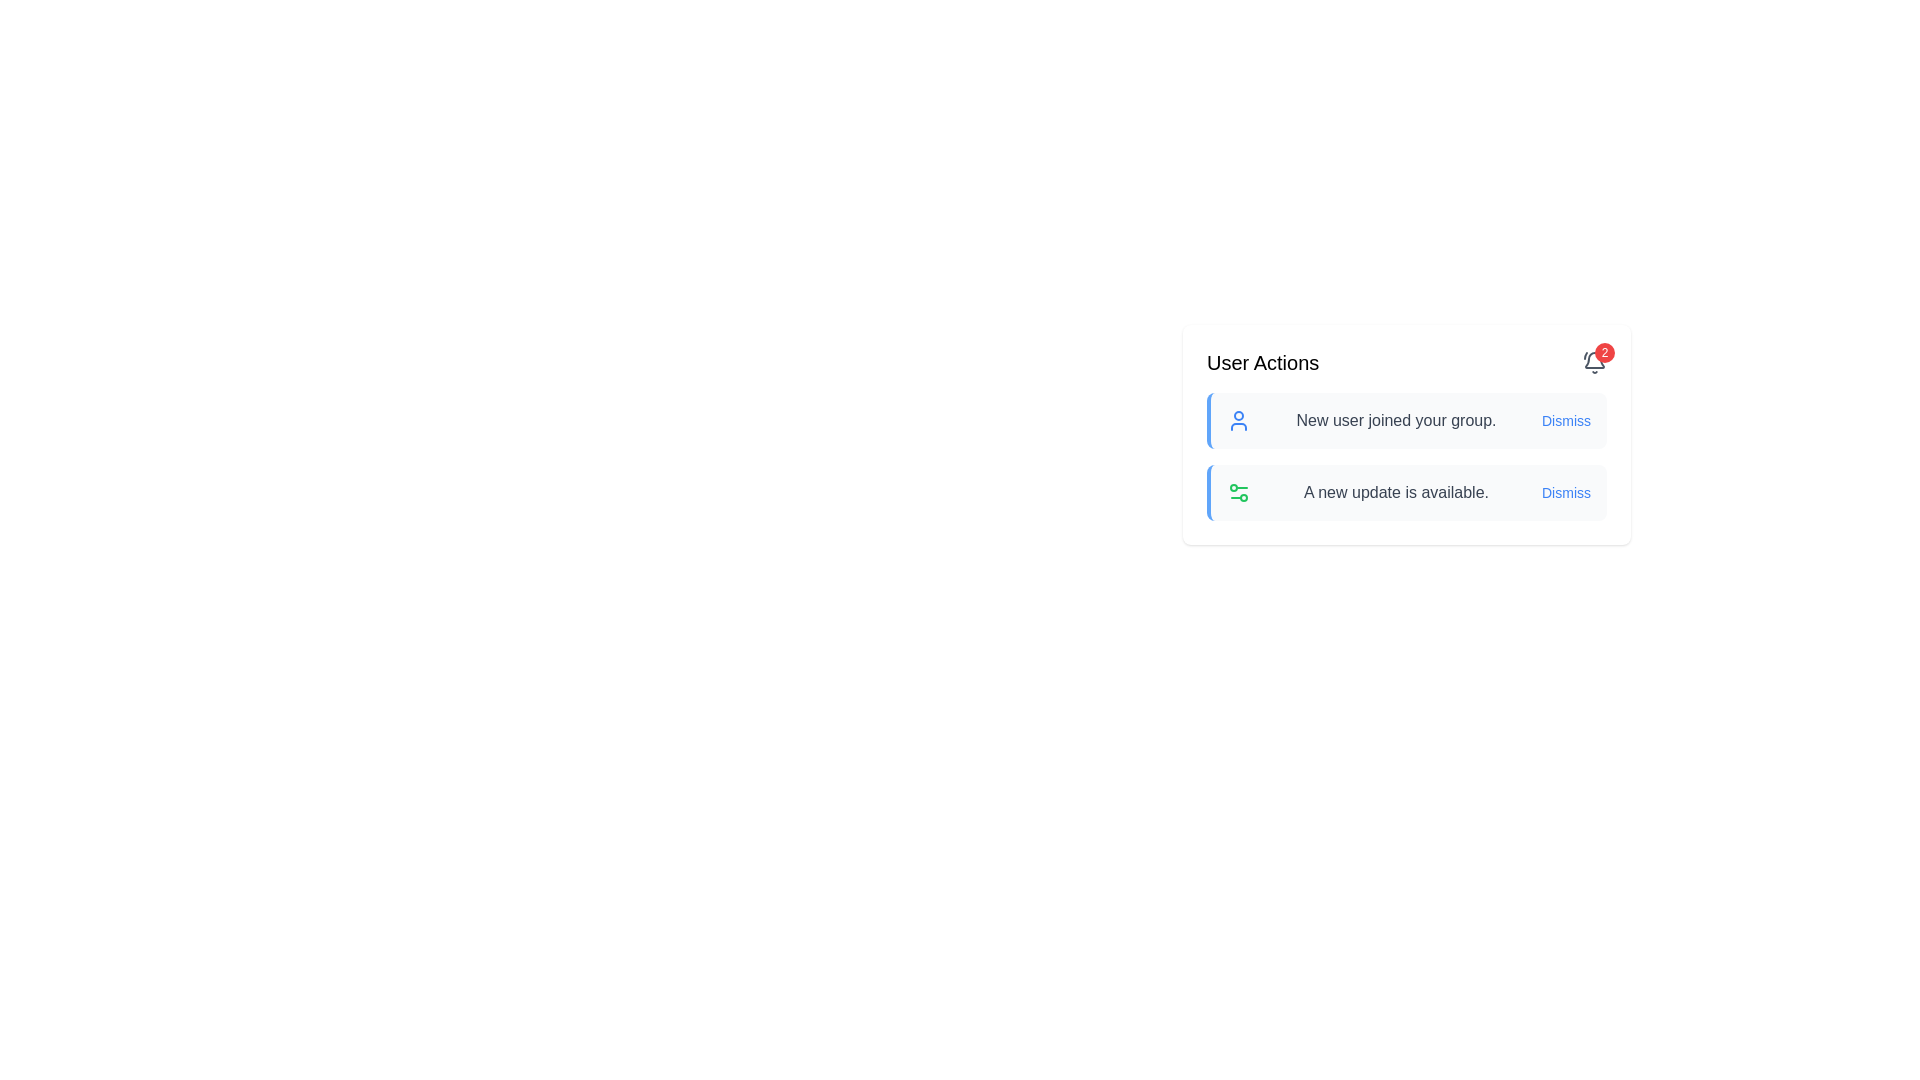  I want to click on the 'Dismiss' button, which is styled as small blue text and located at the end of the notification about a new user joining the group, so click(1565, 419).